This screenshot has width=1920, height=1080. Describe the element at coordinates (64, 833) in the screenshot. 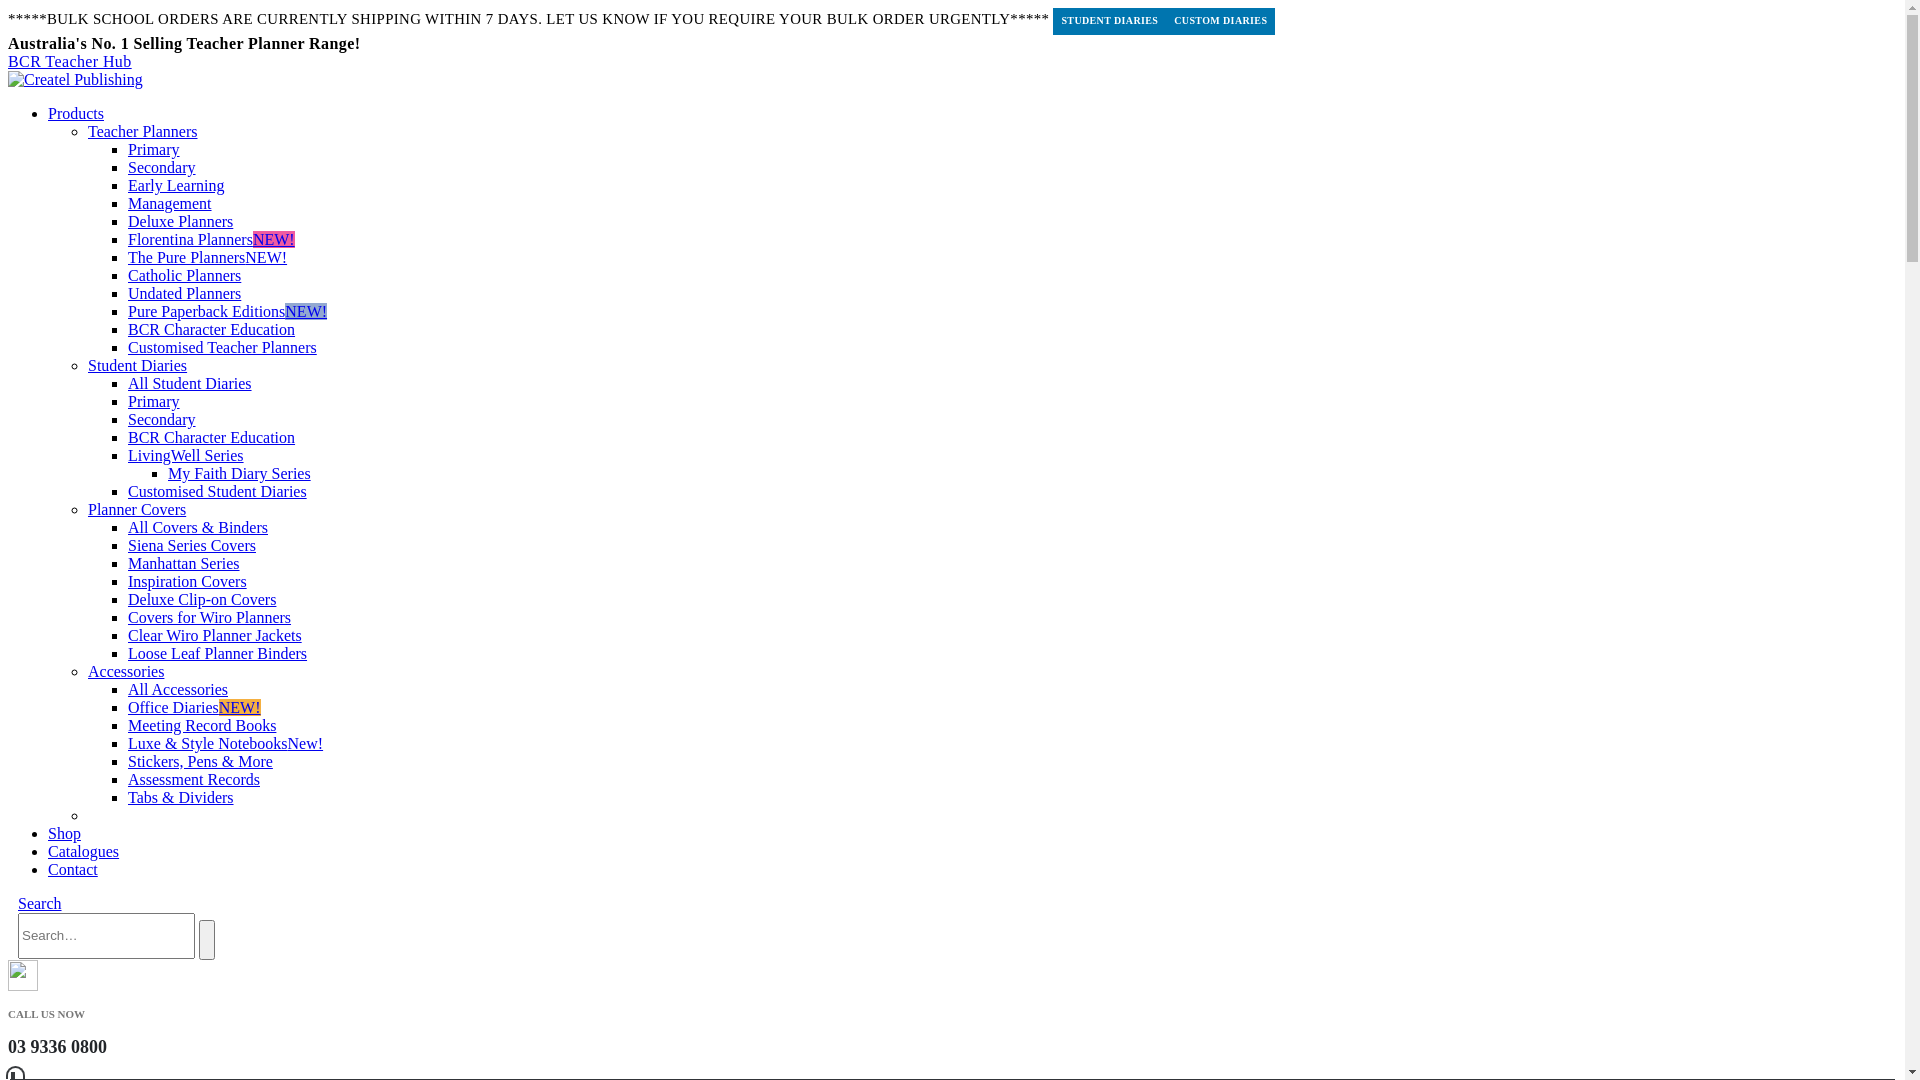

I see `'Shop'` at that location.